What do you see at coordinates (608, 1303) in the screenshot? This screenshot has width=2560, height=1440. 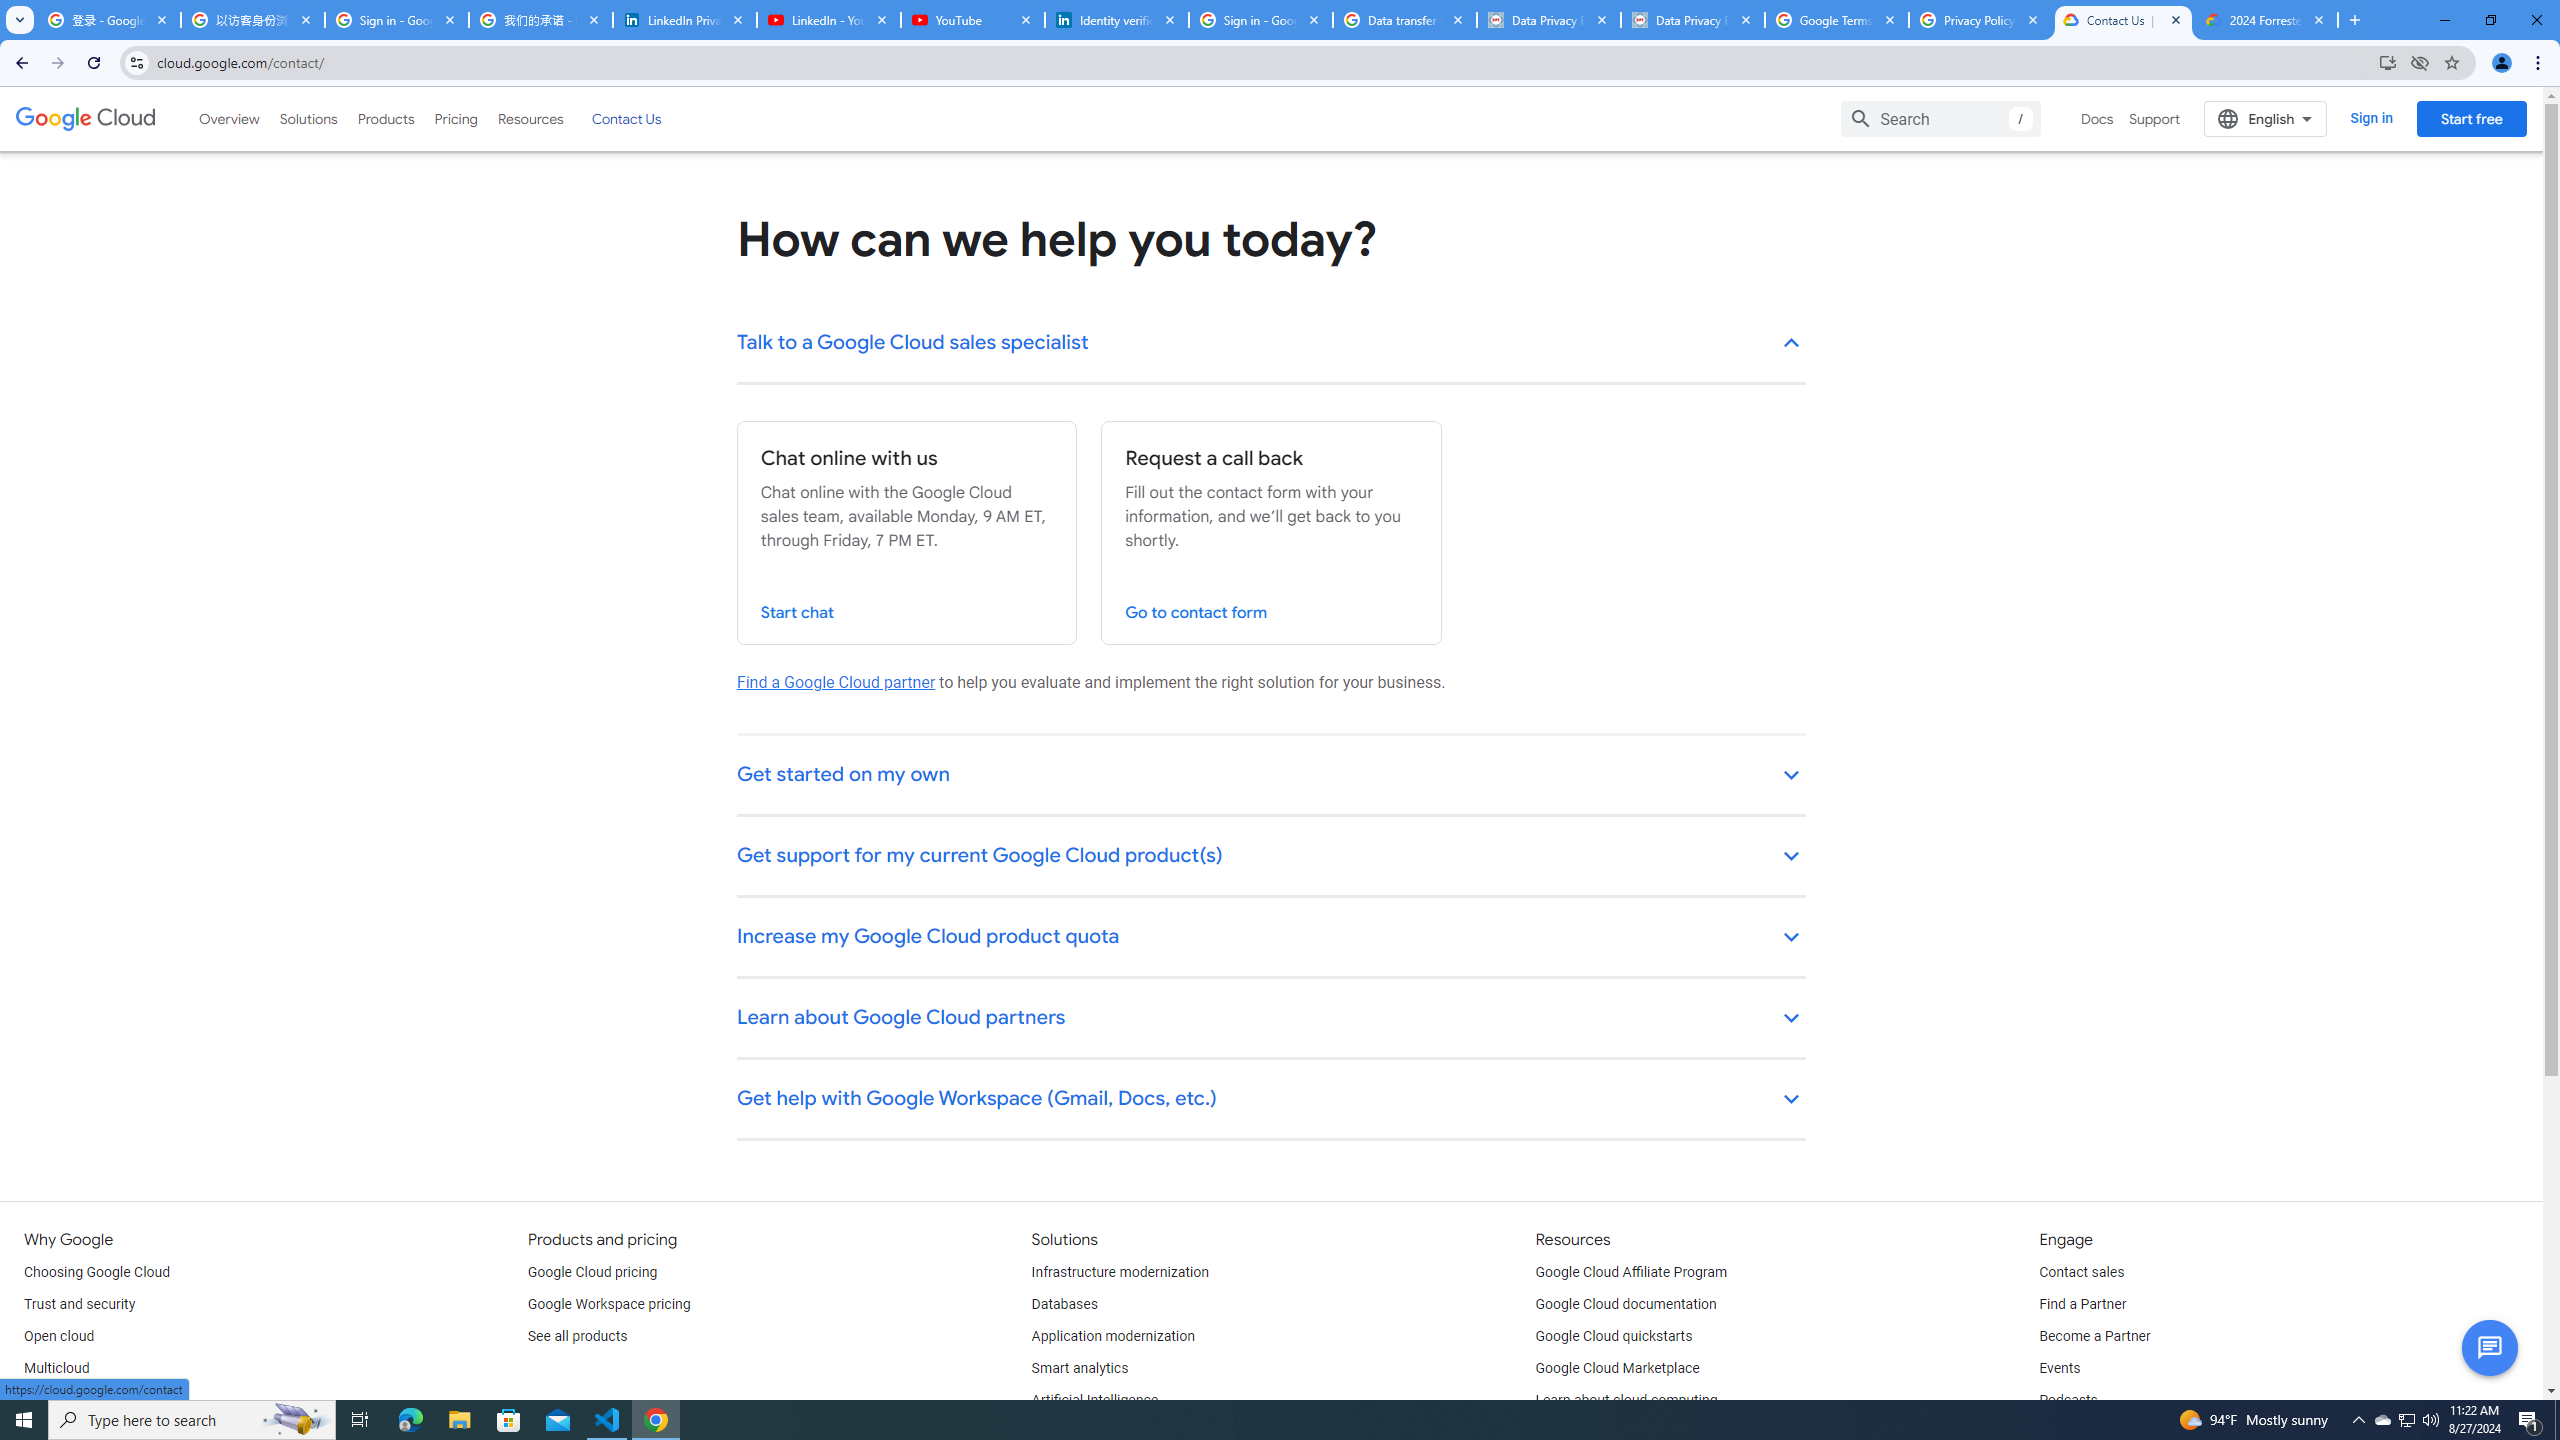 I see `'Google Workspace pricing'` at bounding box center [608, 1303].